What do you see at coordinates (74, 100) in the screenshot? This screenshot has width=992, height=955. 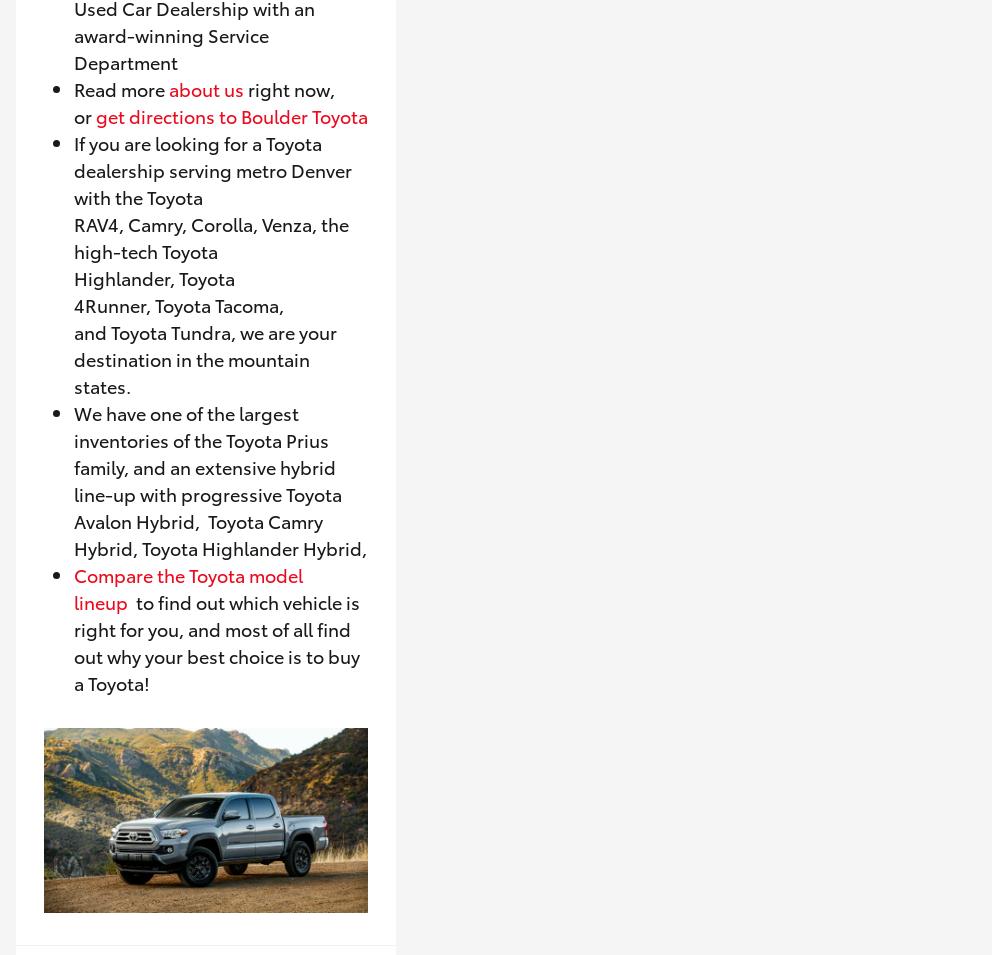 I see `'right now, or'` at bounding box center [74, 100].